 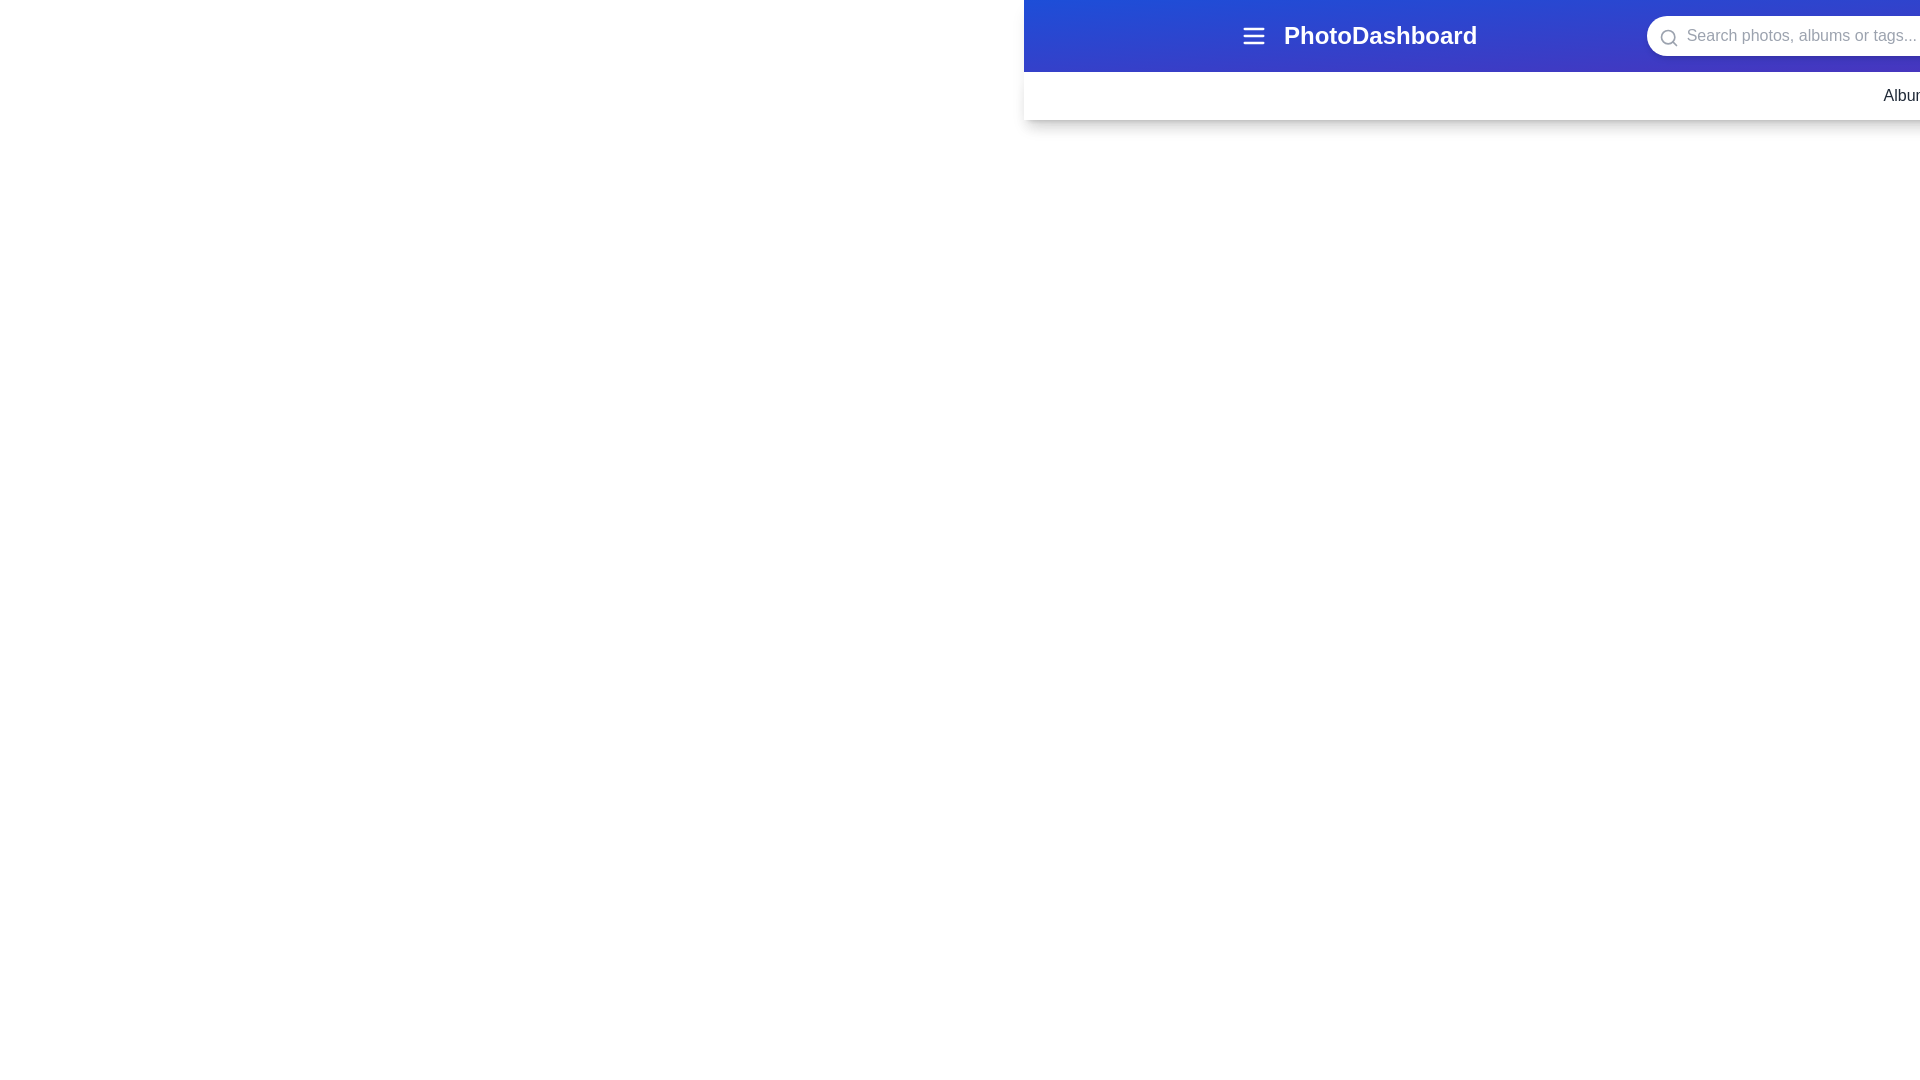 I want to click on the menu icon to toggle the menu visibility, so click(x=1252, y=35).